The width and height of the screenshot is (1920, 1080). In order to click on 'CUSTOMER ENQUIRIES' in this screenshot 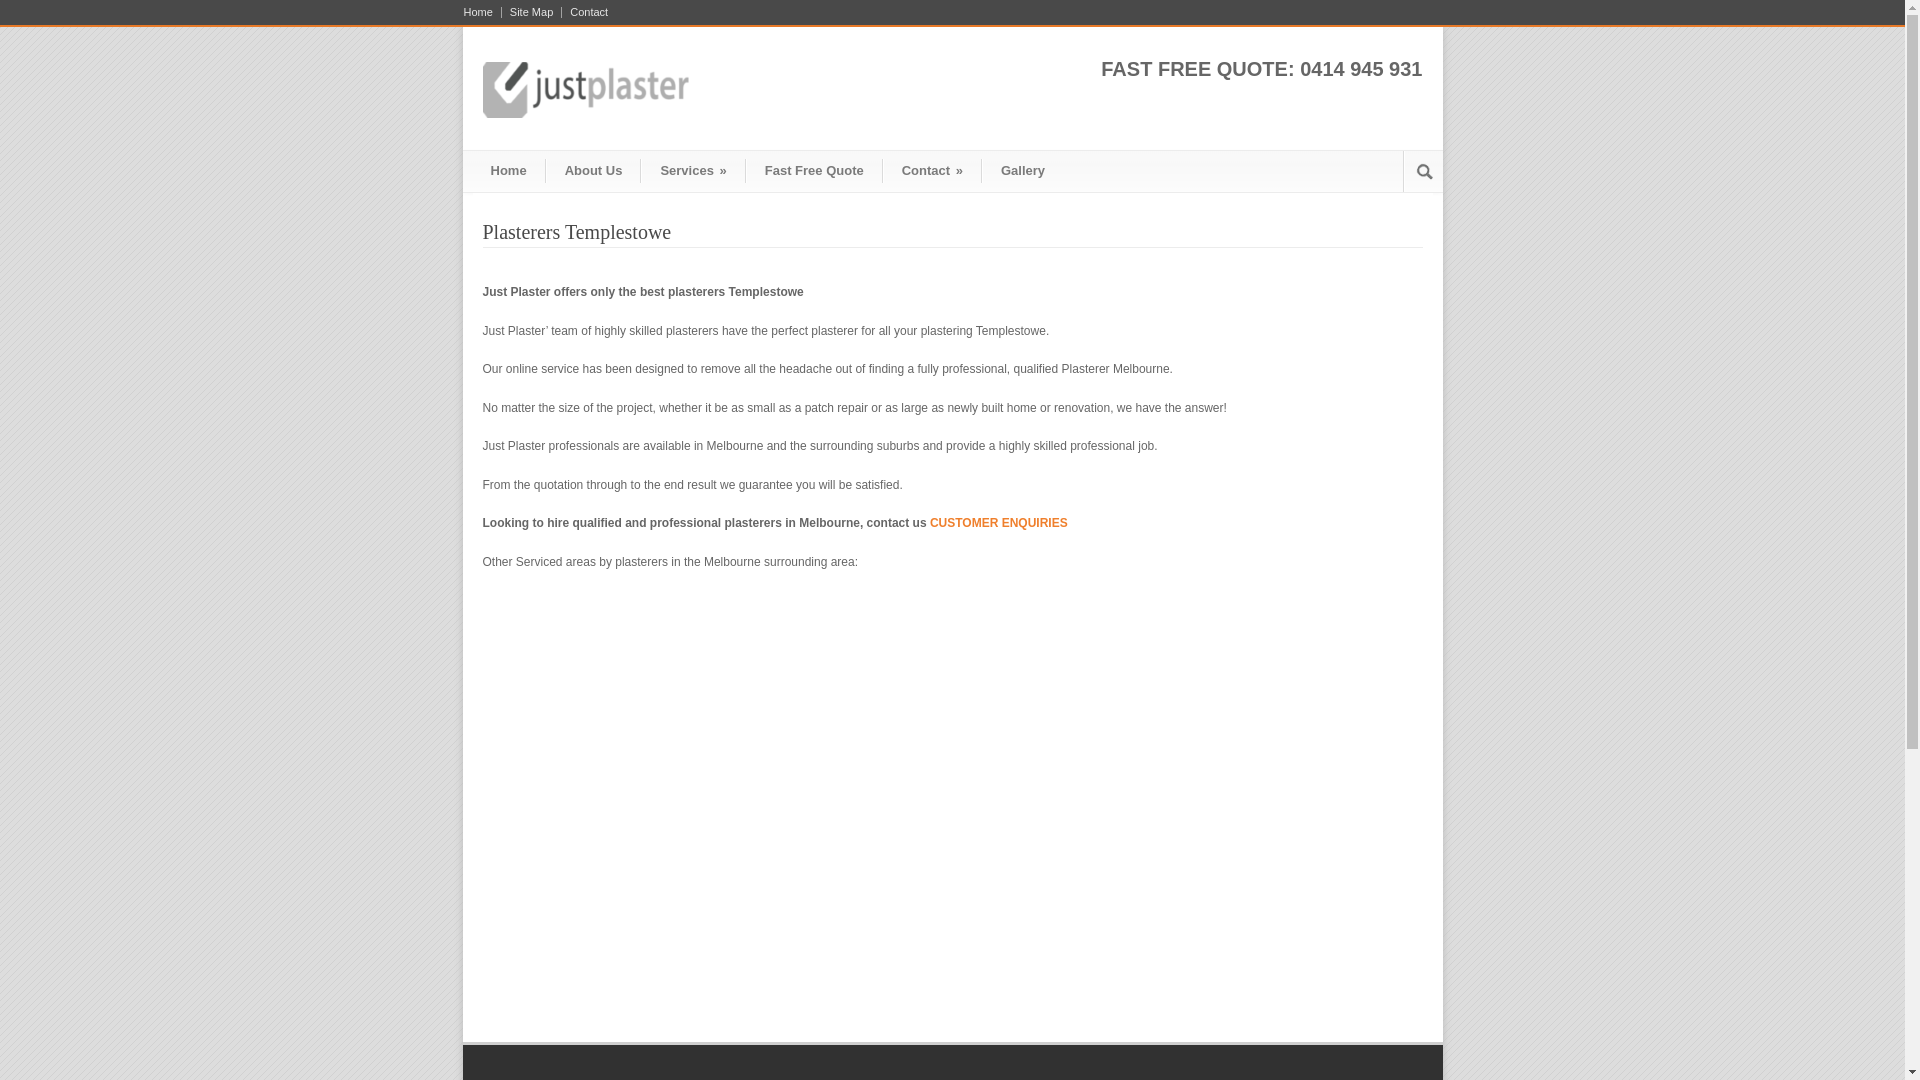, I will do `click(998, 522)`.